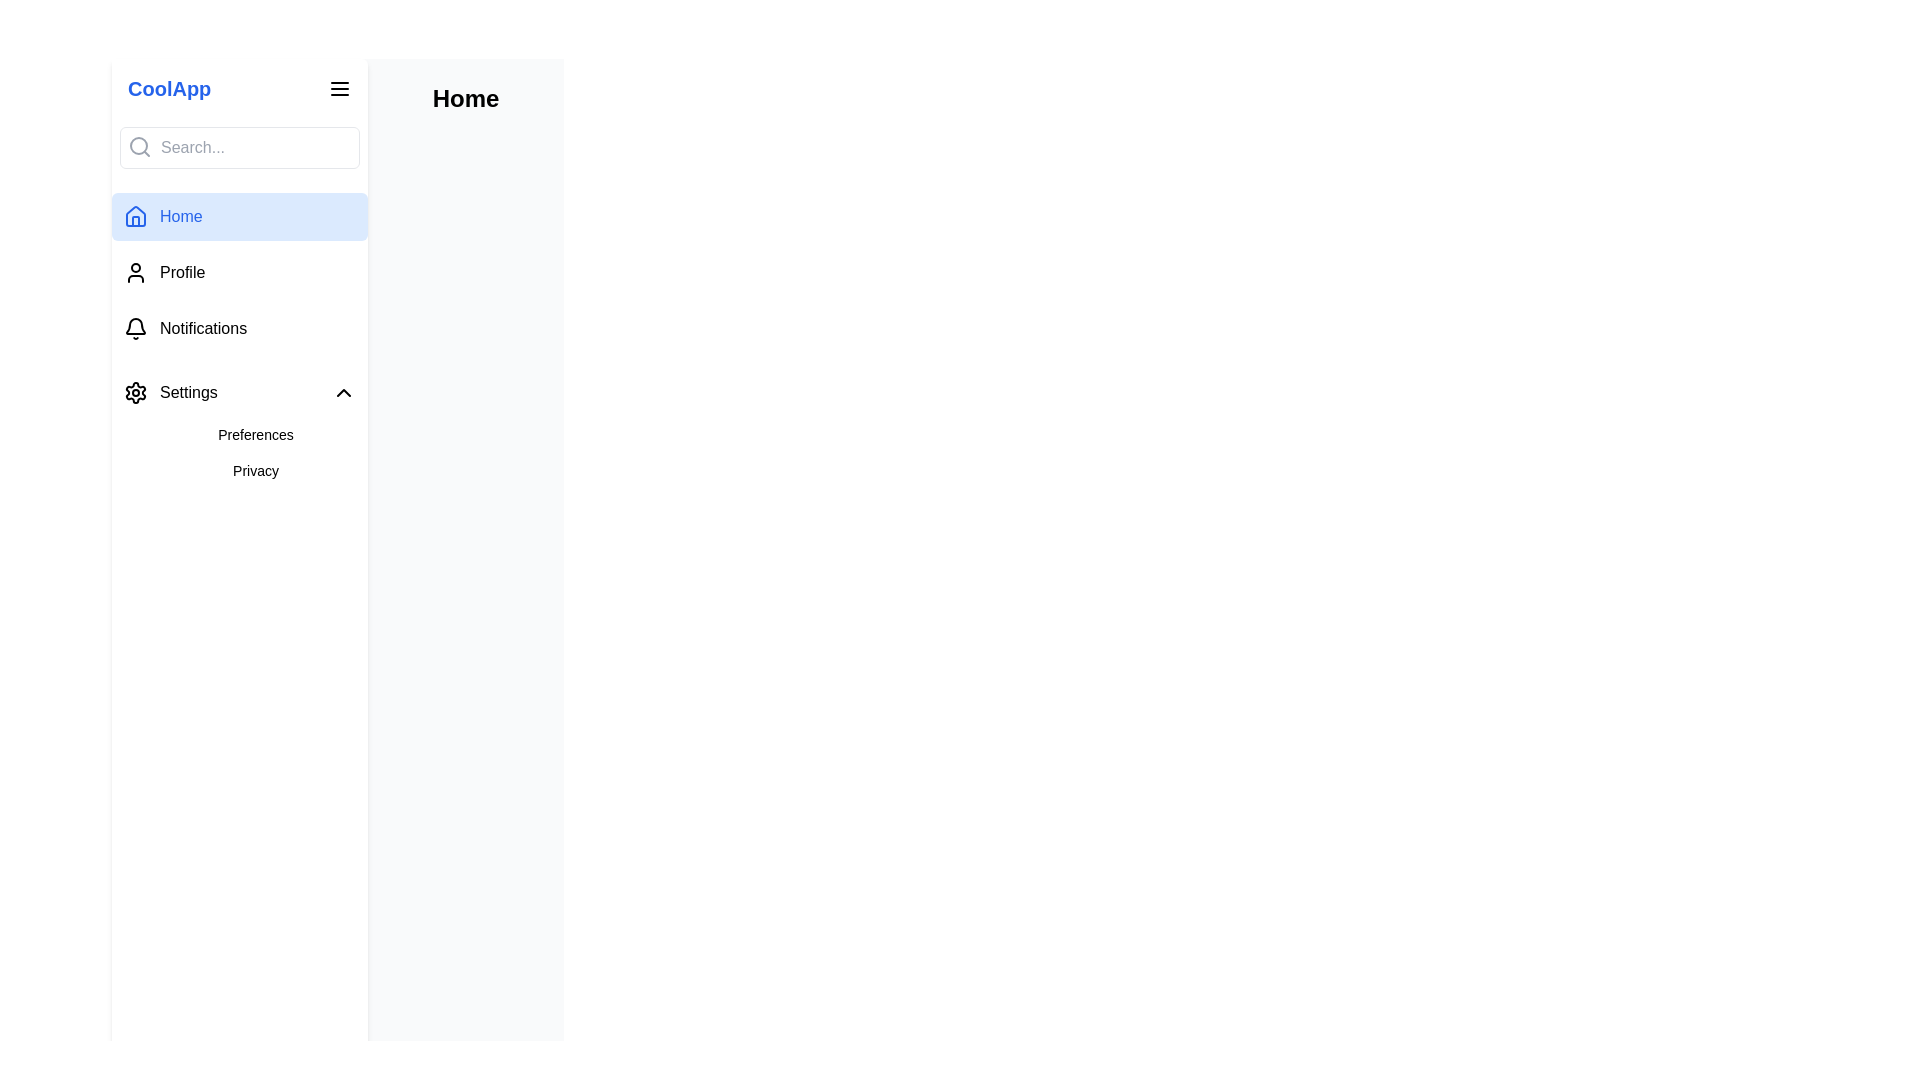  I want to click on the first Button-like navigation link in the sidebar menu, so click(240, 216).